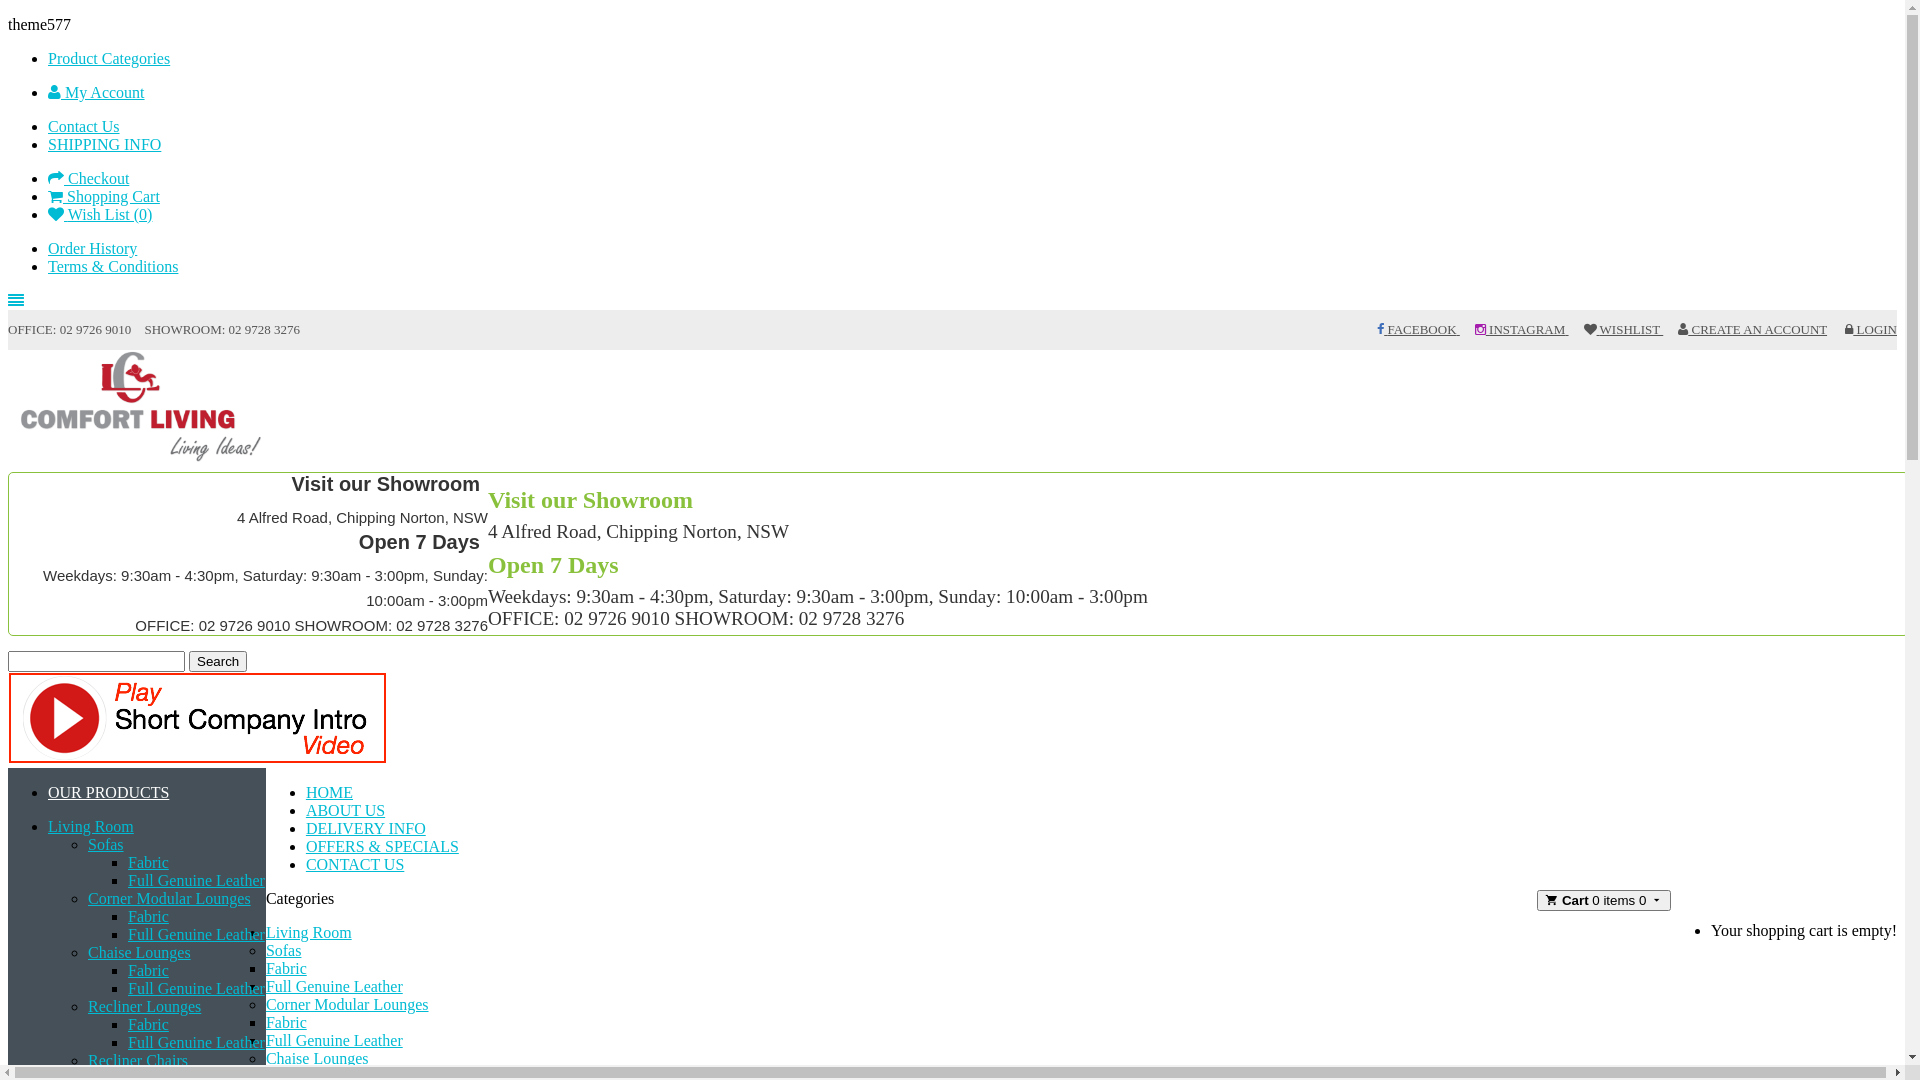  Describe the element at coordinates (1843, 328) in the screenshot. I see `'LOGIN'` at that location.